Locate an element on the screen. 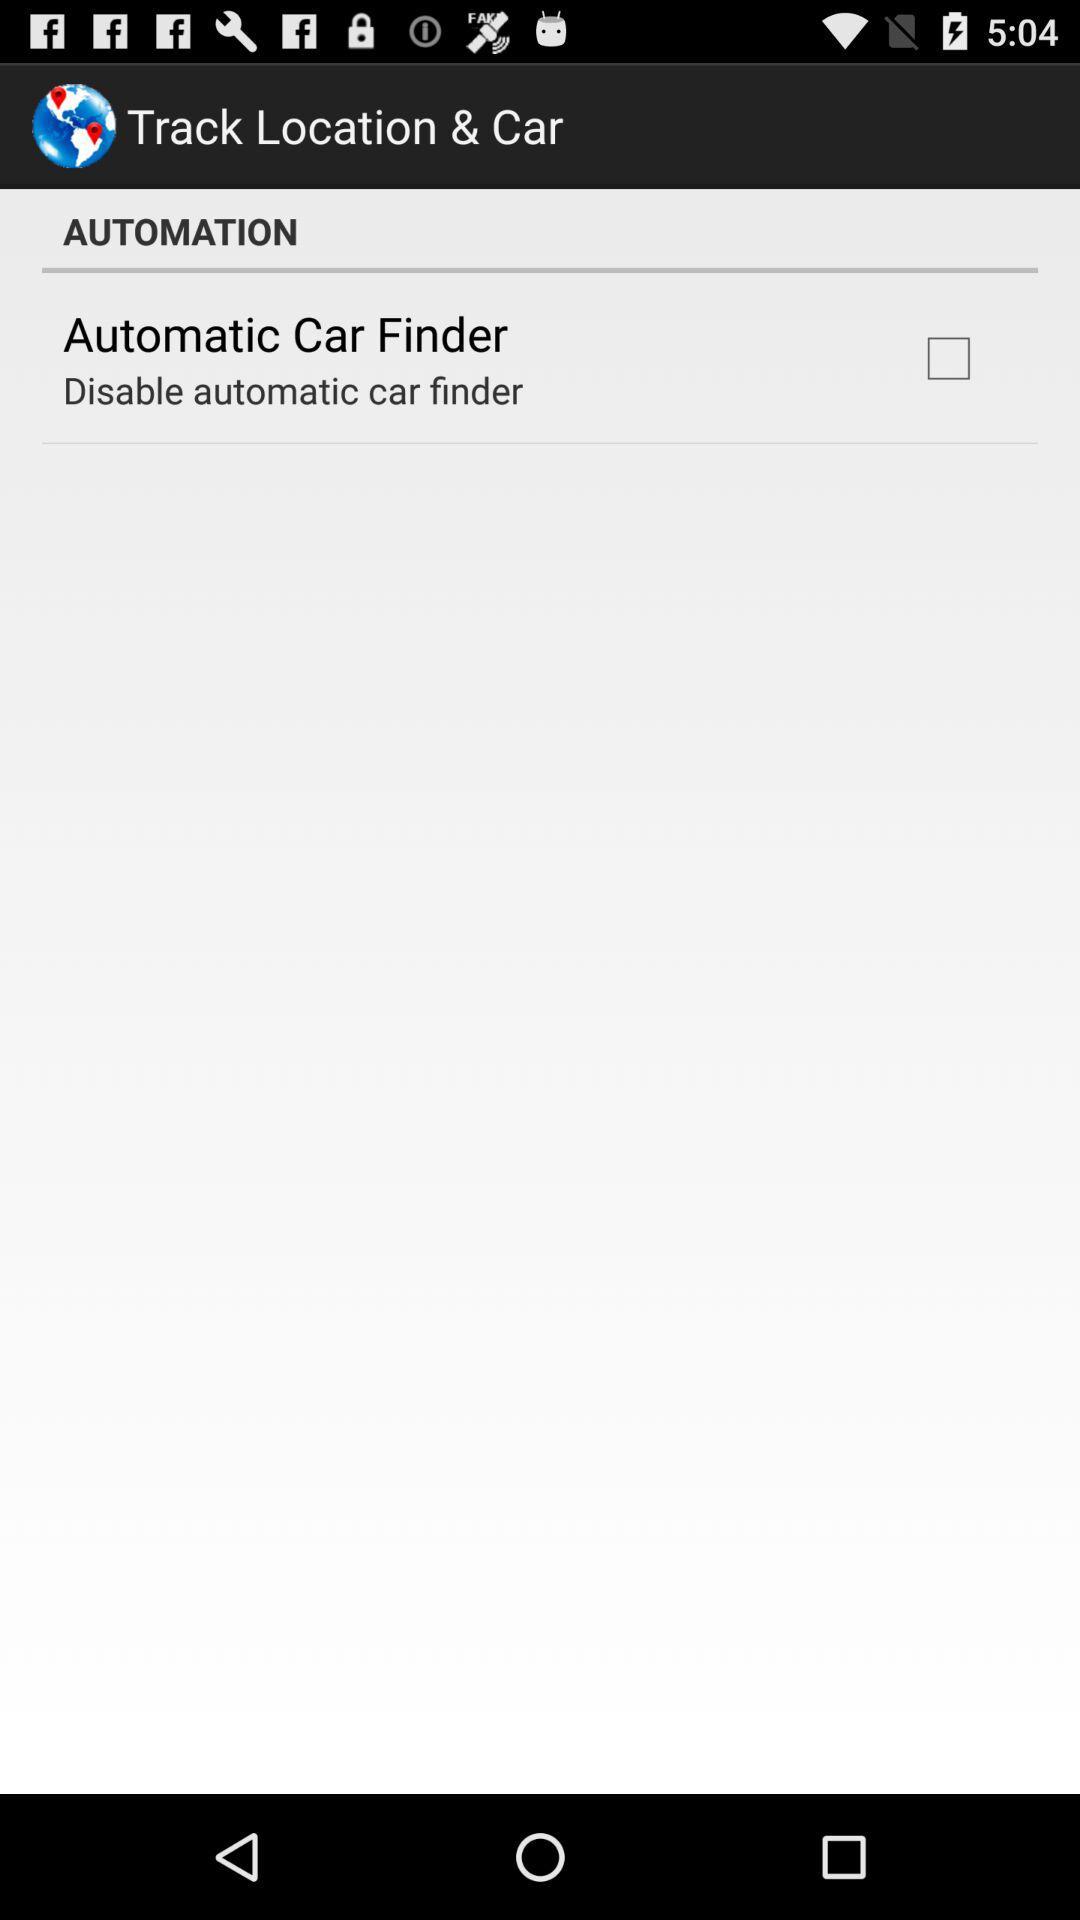 The height and width of the screenshot is (1920, 1080). icon next to disable automatic car app is located at coordinates (947, 358).